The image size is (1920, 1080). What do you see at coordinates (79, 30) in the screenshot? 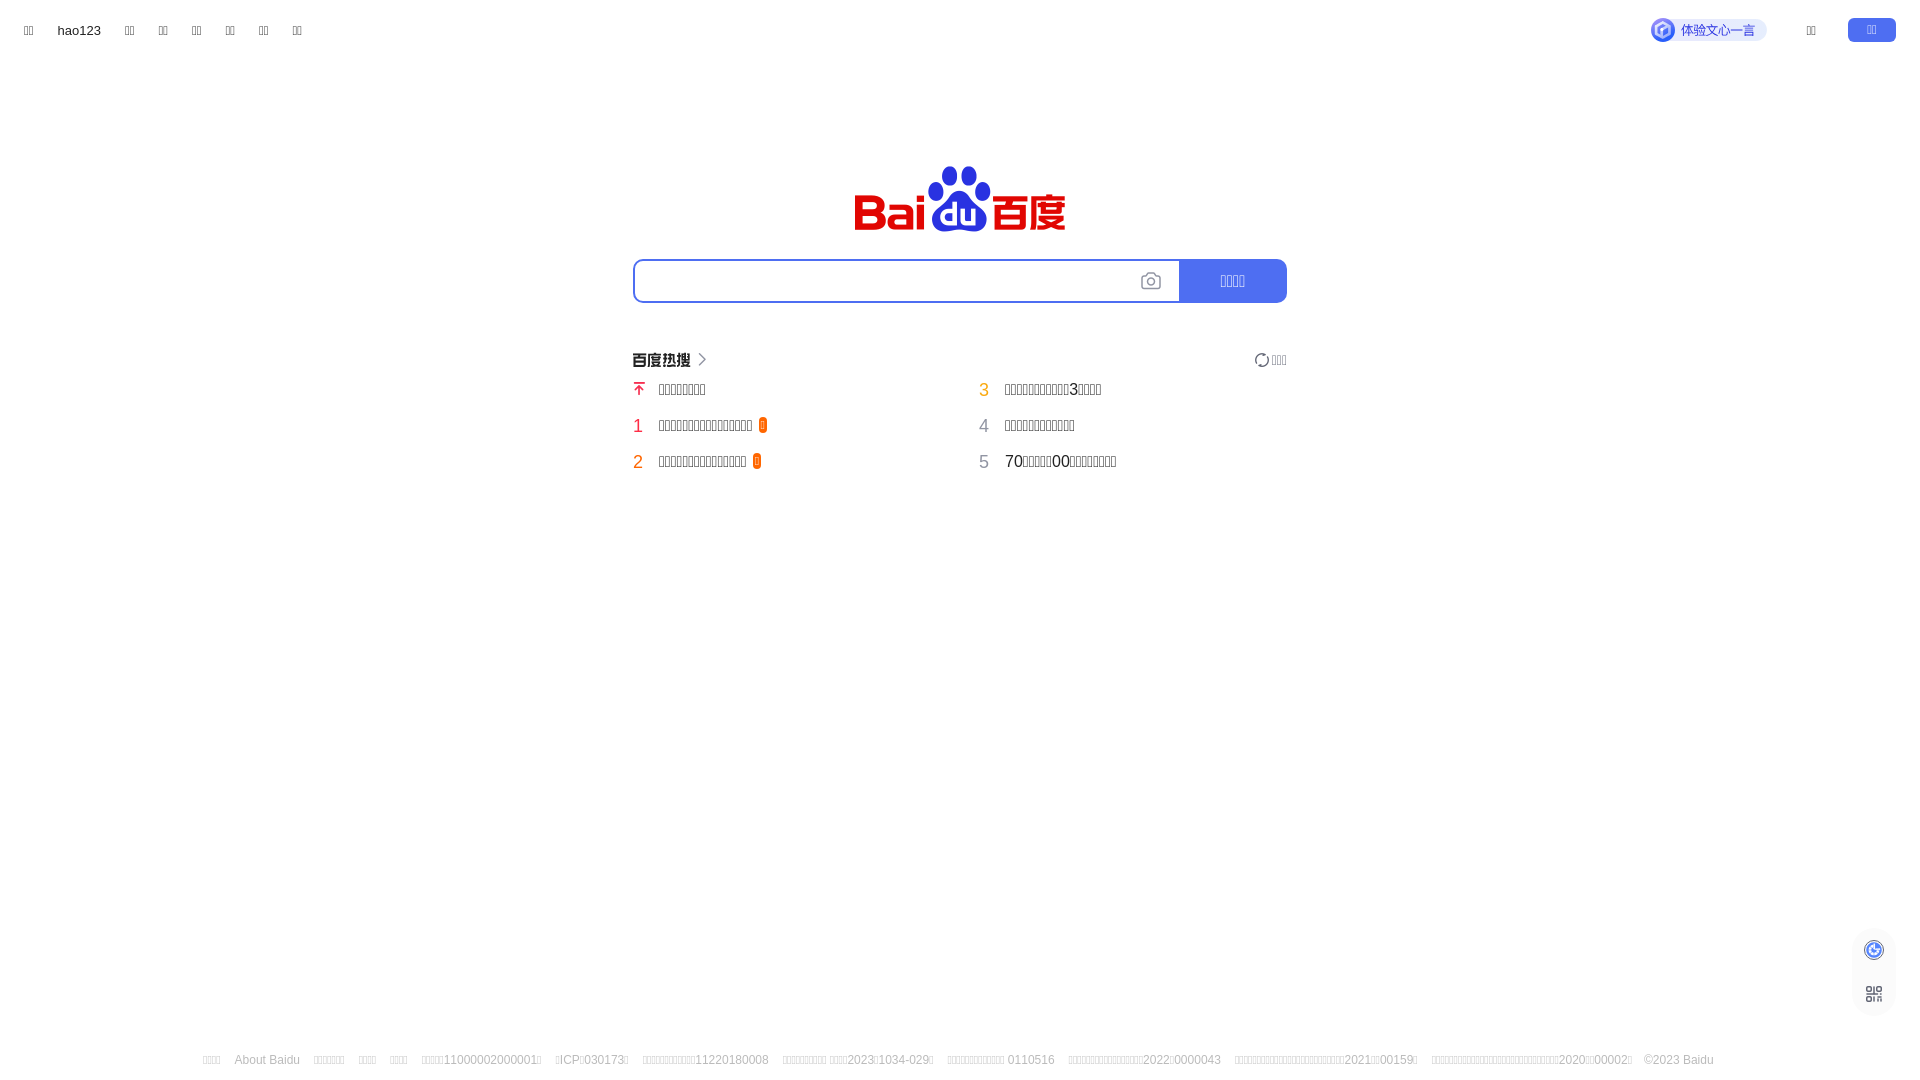
I see `'hao123'` at bounding box center [79, 30].